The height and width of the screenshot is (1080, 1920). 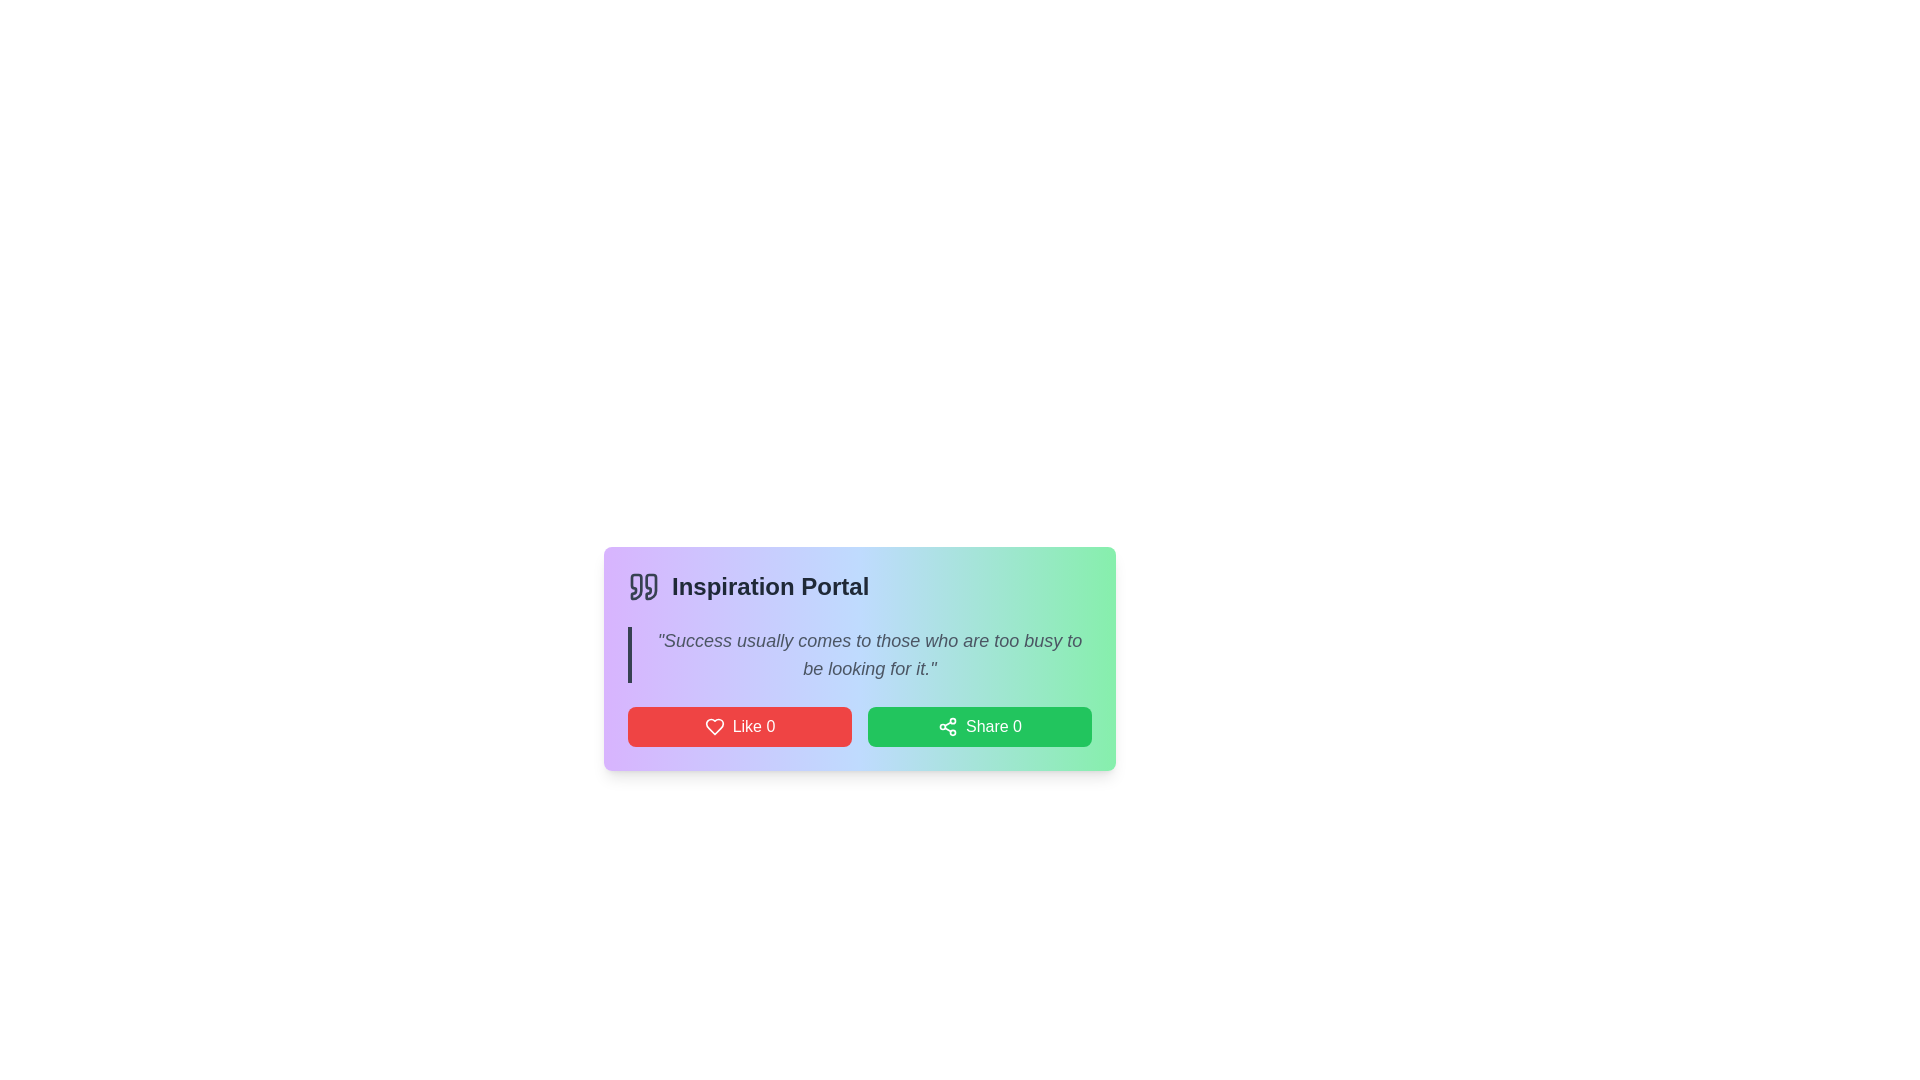 I want to click on the compact, double-quote icon located in the top-left corner of the 'Inspiration Portal' card, which is styled in a modern design and positioned left of the text 'Inspiration Portal', so click(x=643, y=585).